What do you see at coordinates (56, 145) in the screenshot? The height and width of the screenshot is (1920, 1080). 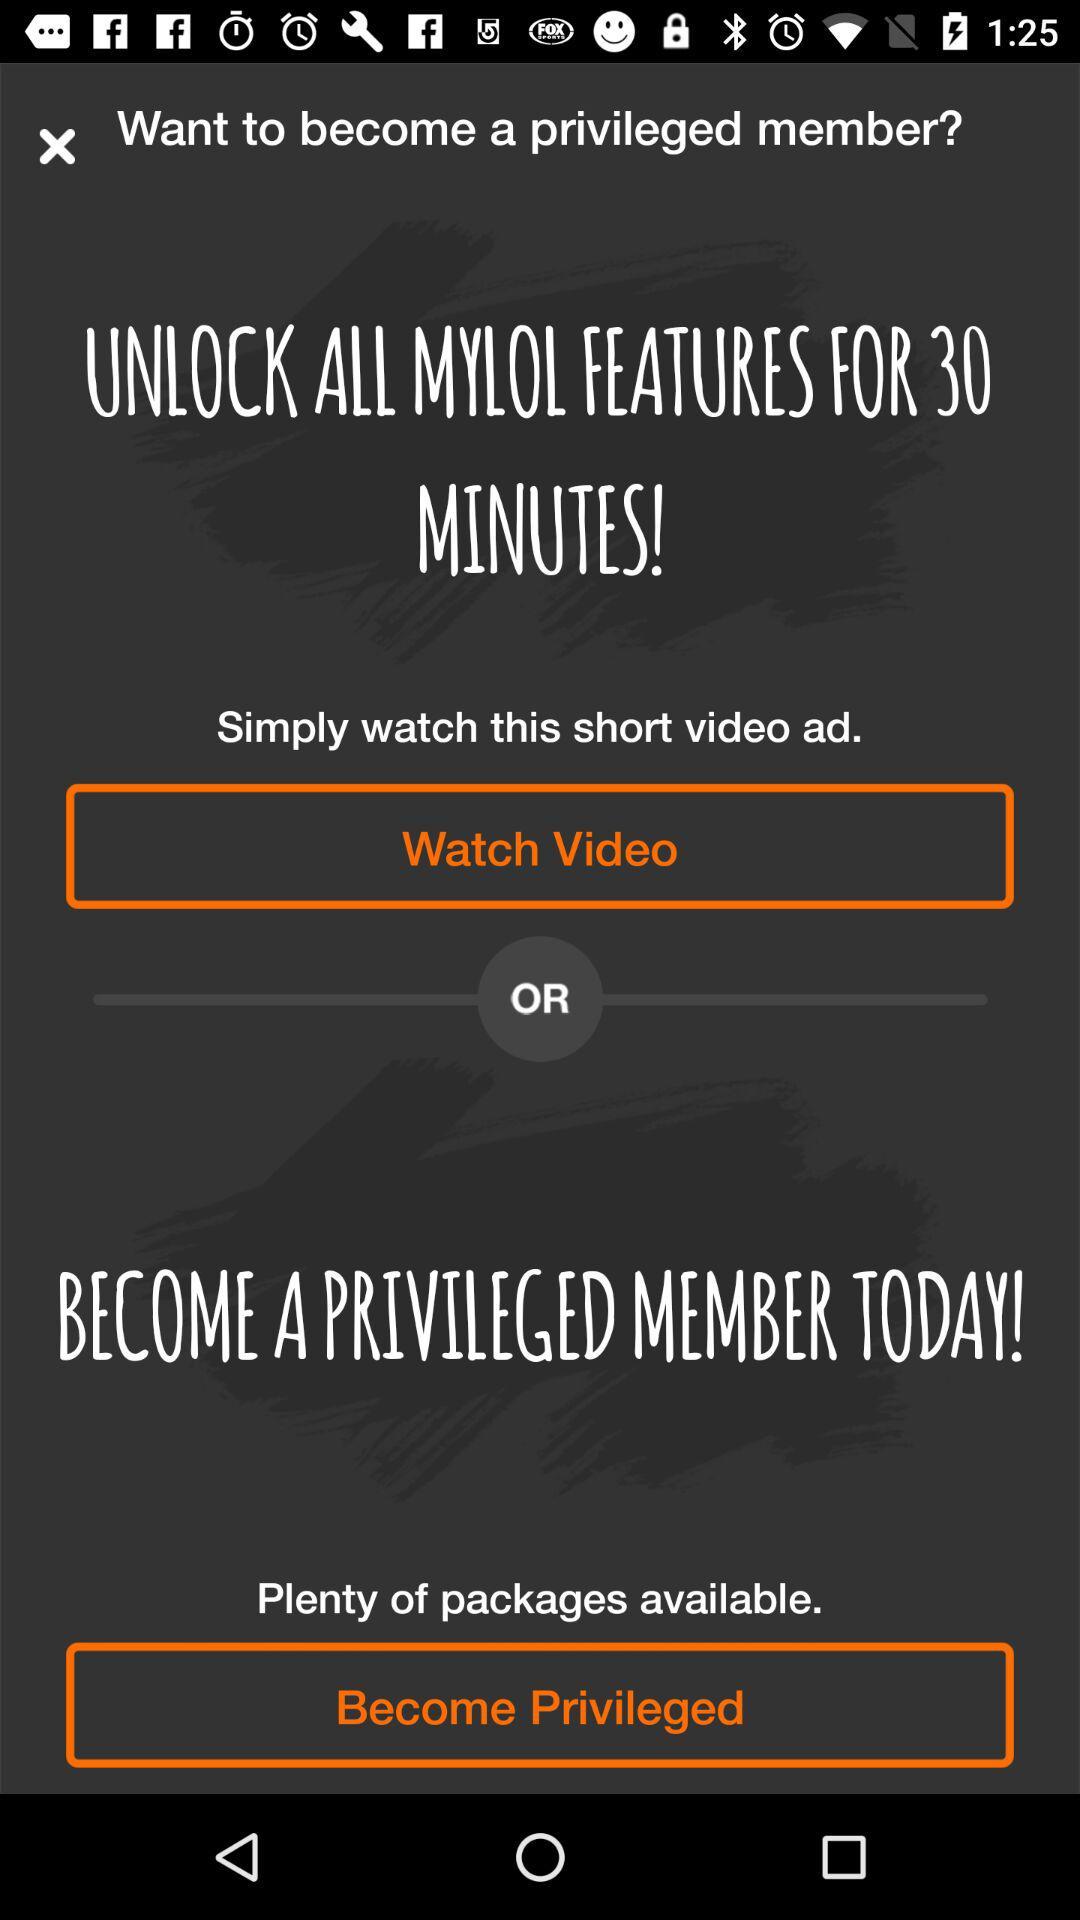 I see `exit` at bounding box center [56, 145].